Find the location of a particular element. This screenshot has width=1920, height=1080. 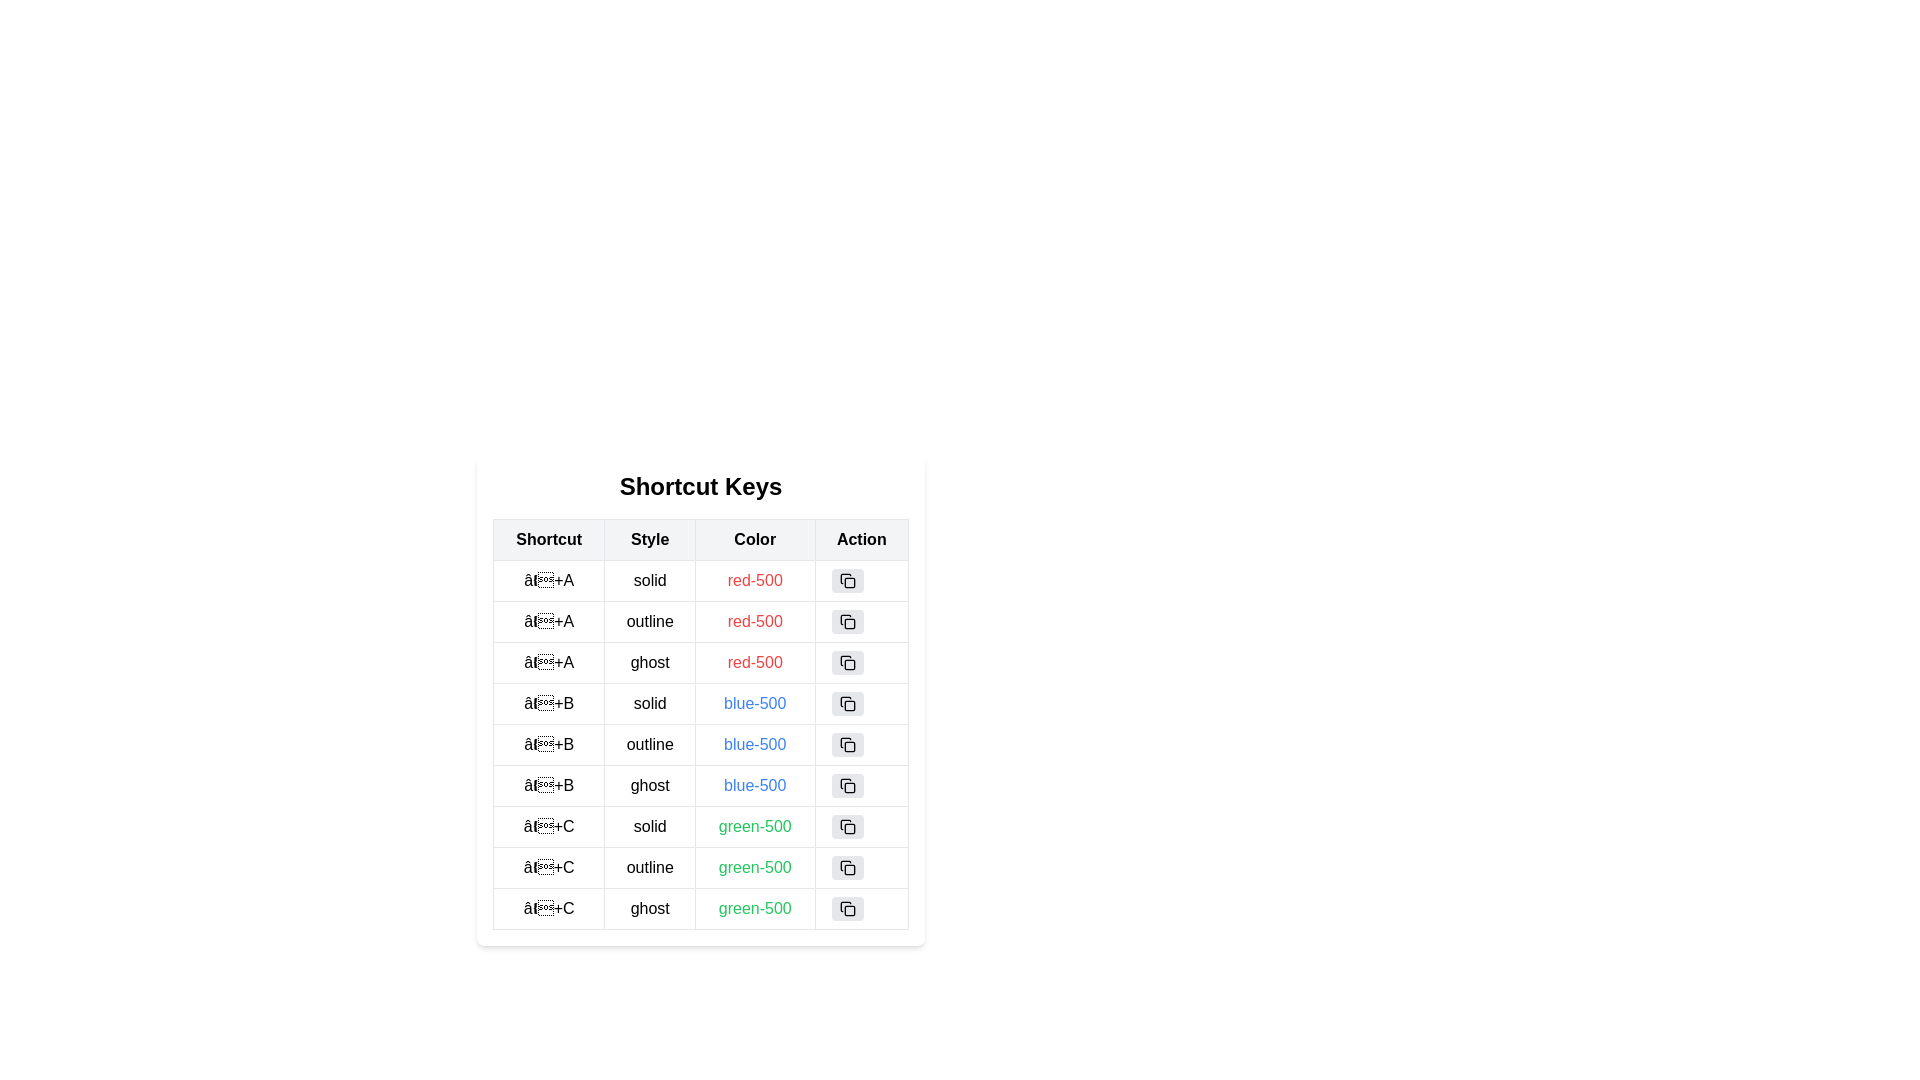

the 'copy' icon located inside the 'Action' column of the row labeled with the keyboard shortcut 'Ctrl+B' in the 'Shortcut Keys' table is located at coordinates (847, 703).